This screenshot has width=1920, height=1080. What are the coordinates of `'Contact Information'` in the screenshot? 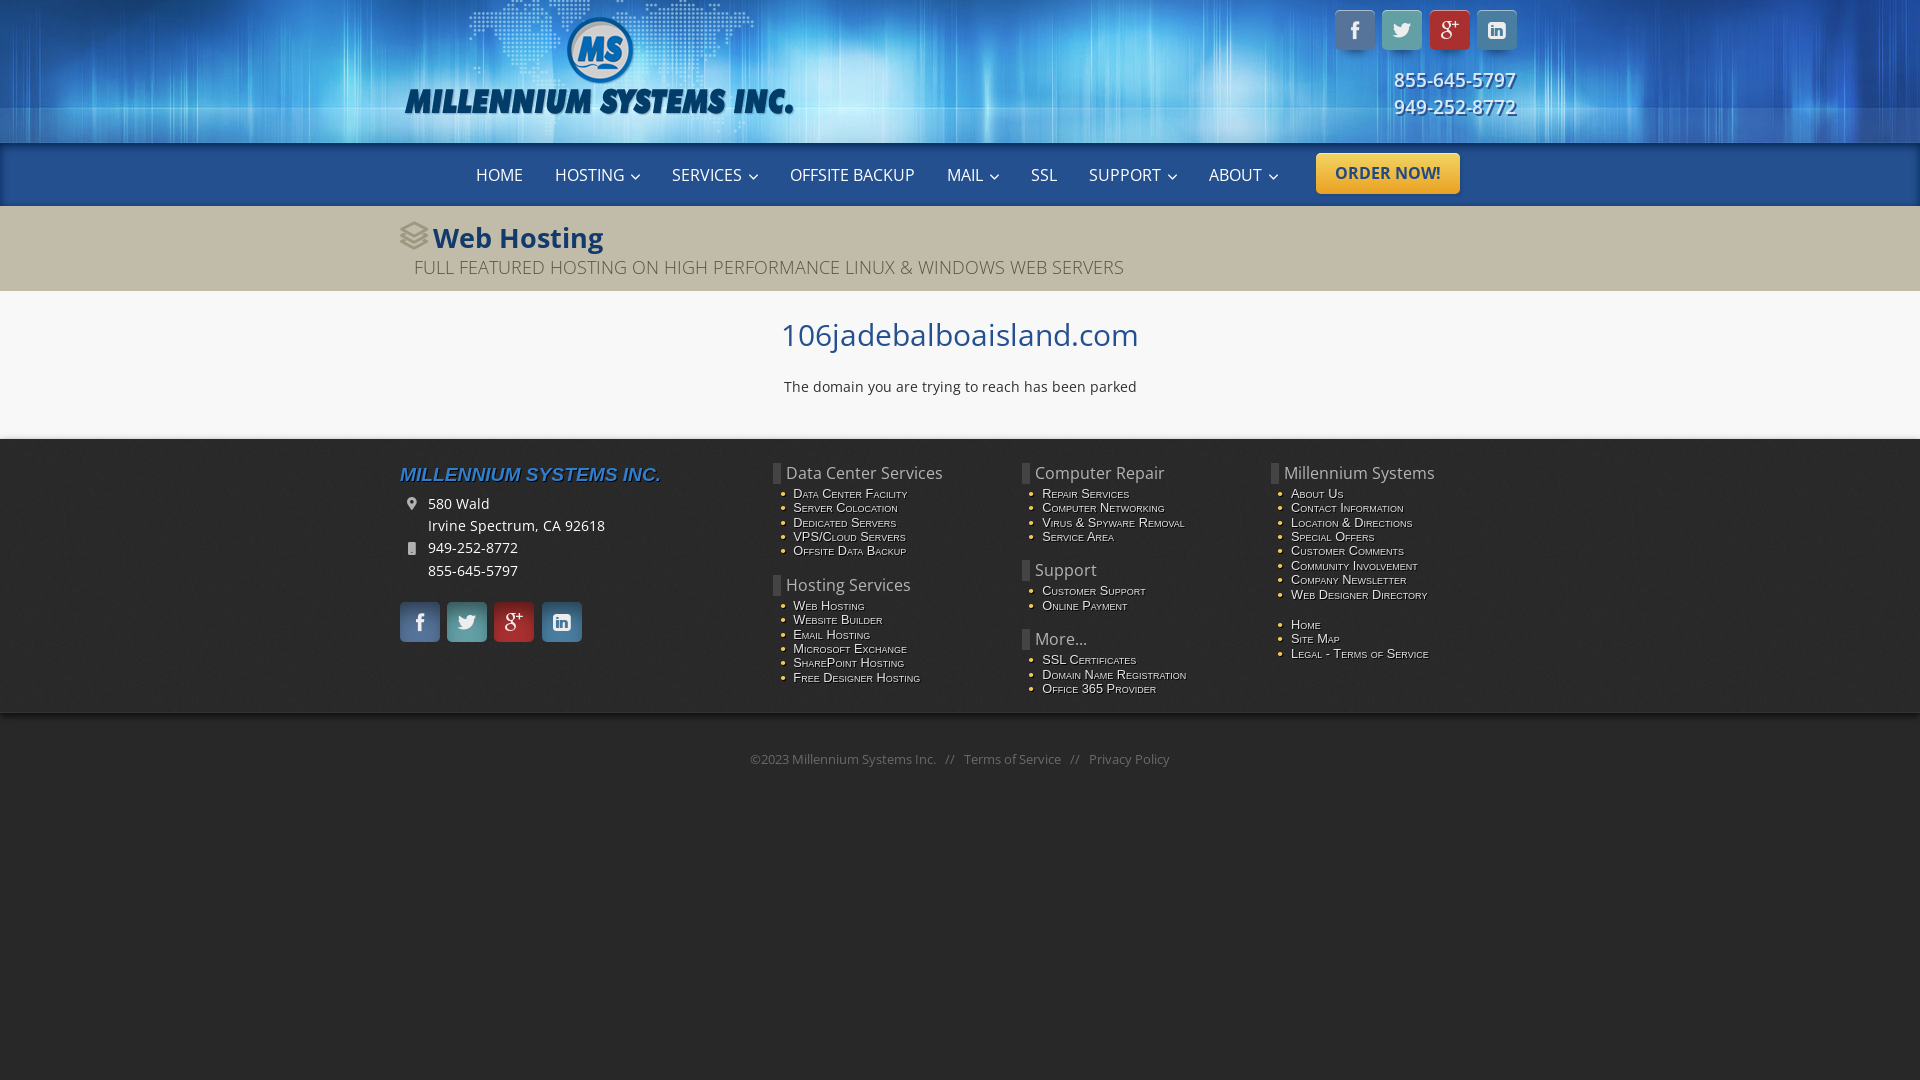 It's located at (1347, 506).